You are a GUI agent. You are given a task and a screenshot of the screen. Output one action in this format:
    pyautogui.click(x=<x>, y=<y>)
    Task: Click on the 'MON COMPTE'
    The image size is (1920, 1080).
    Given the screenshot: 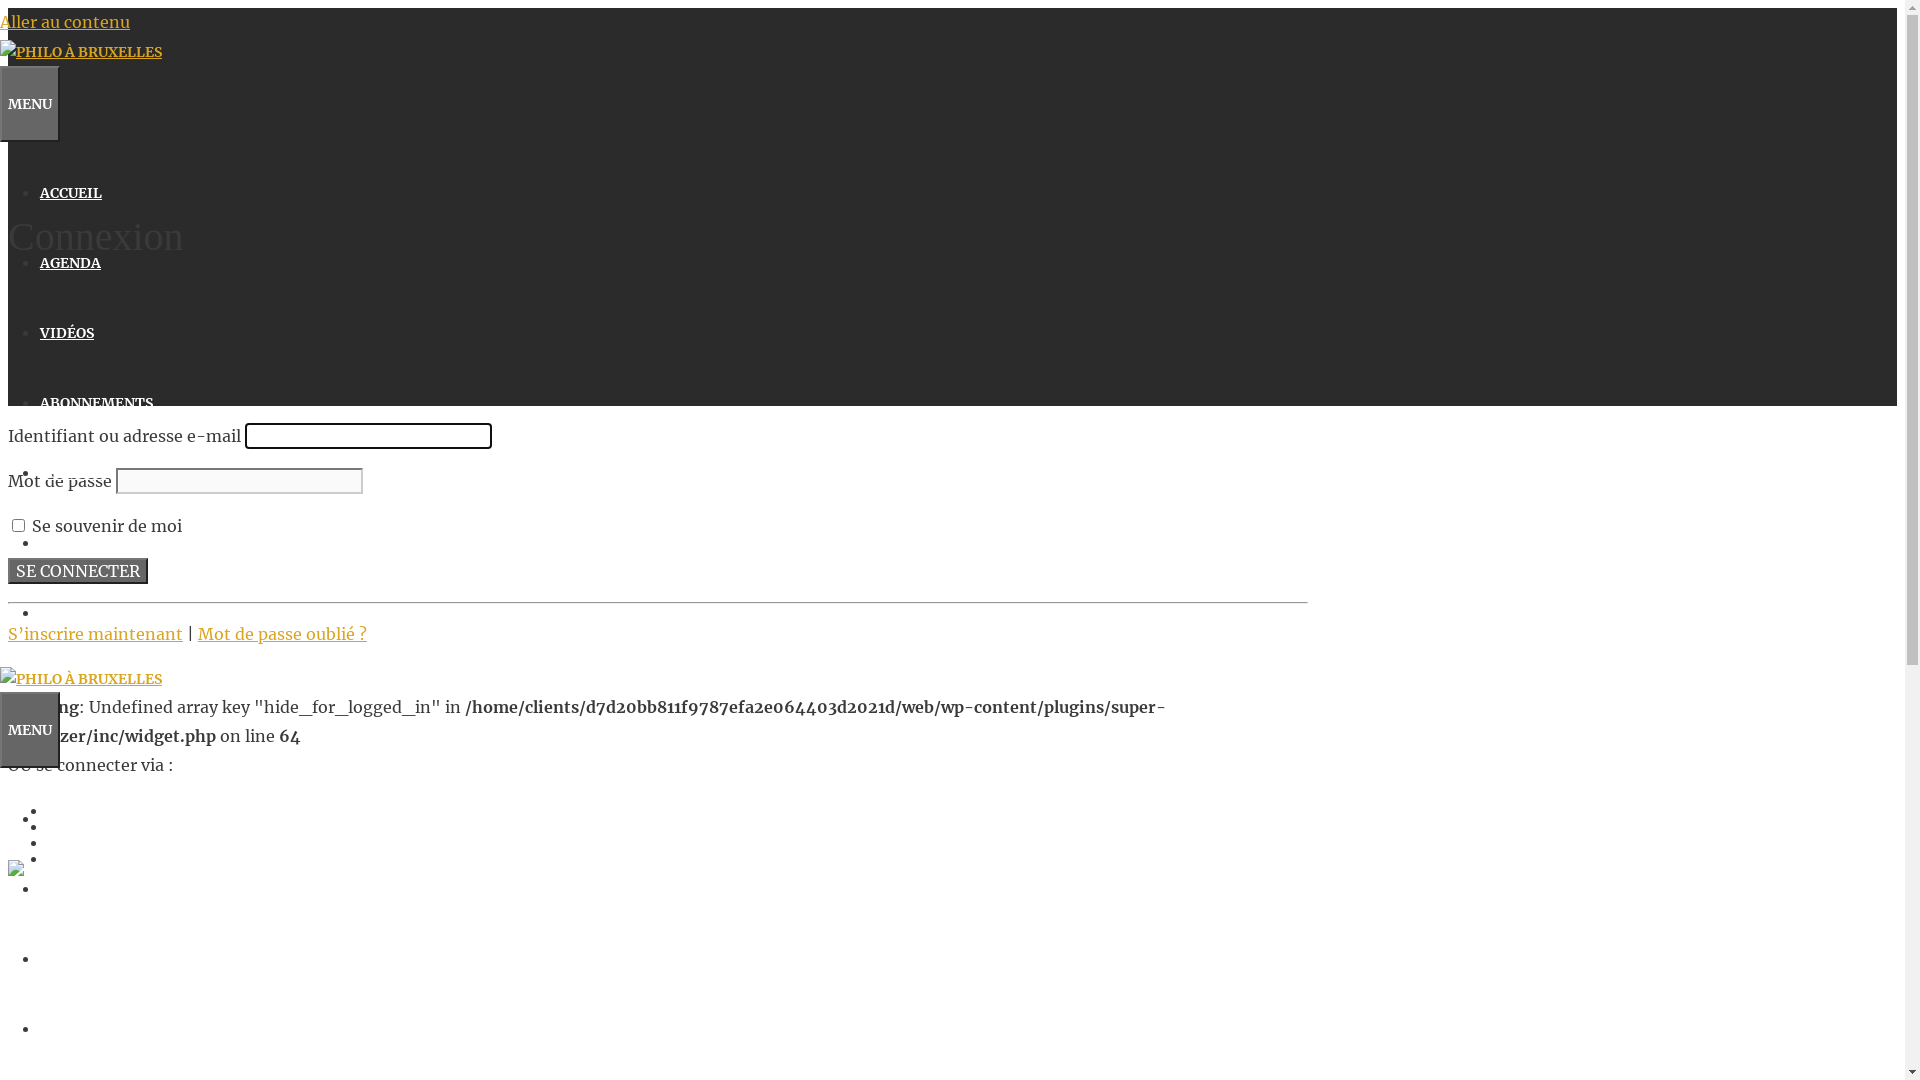 What is the action you would take?
    pyautogui.click(x=88, y=612)
    